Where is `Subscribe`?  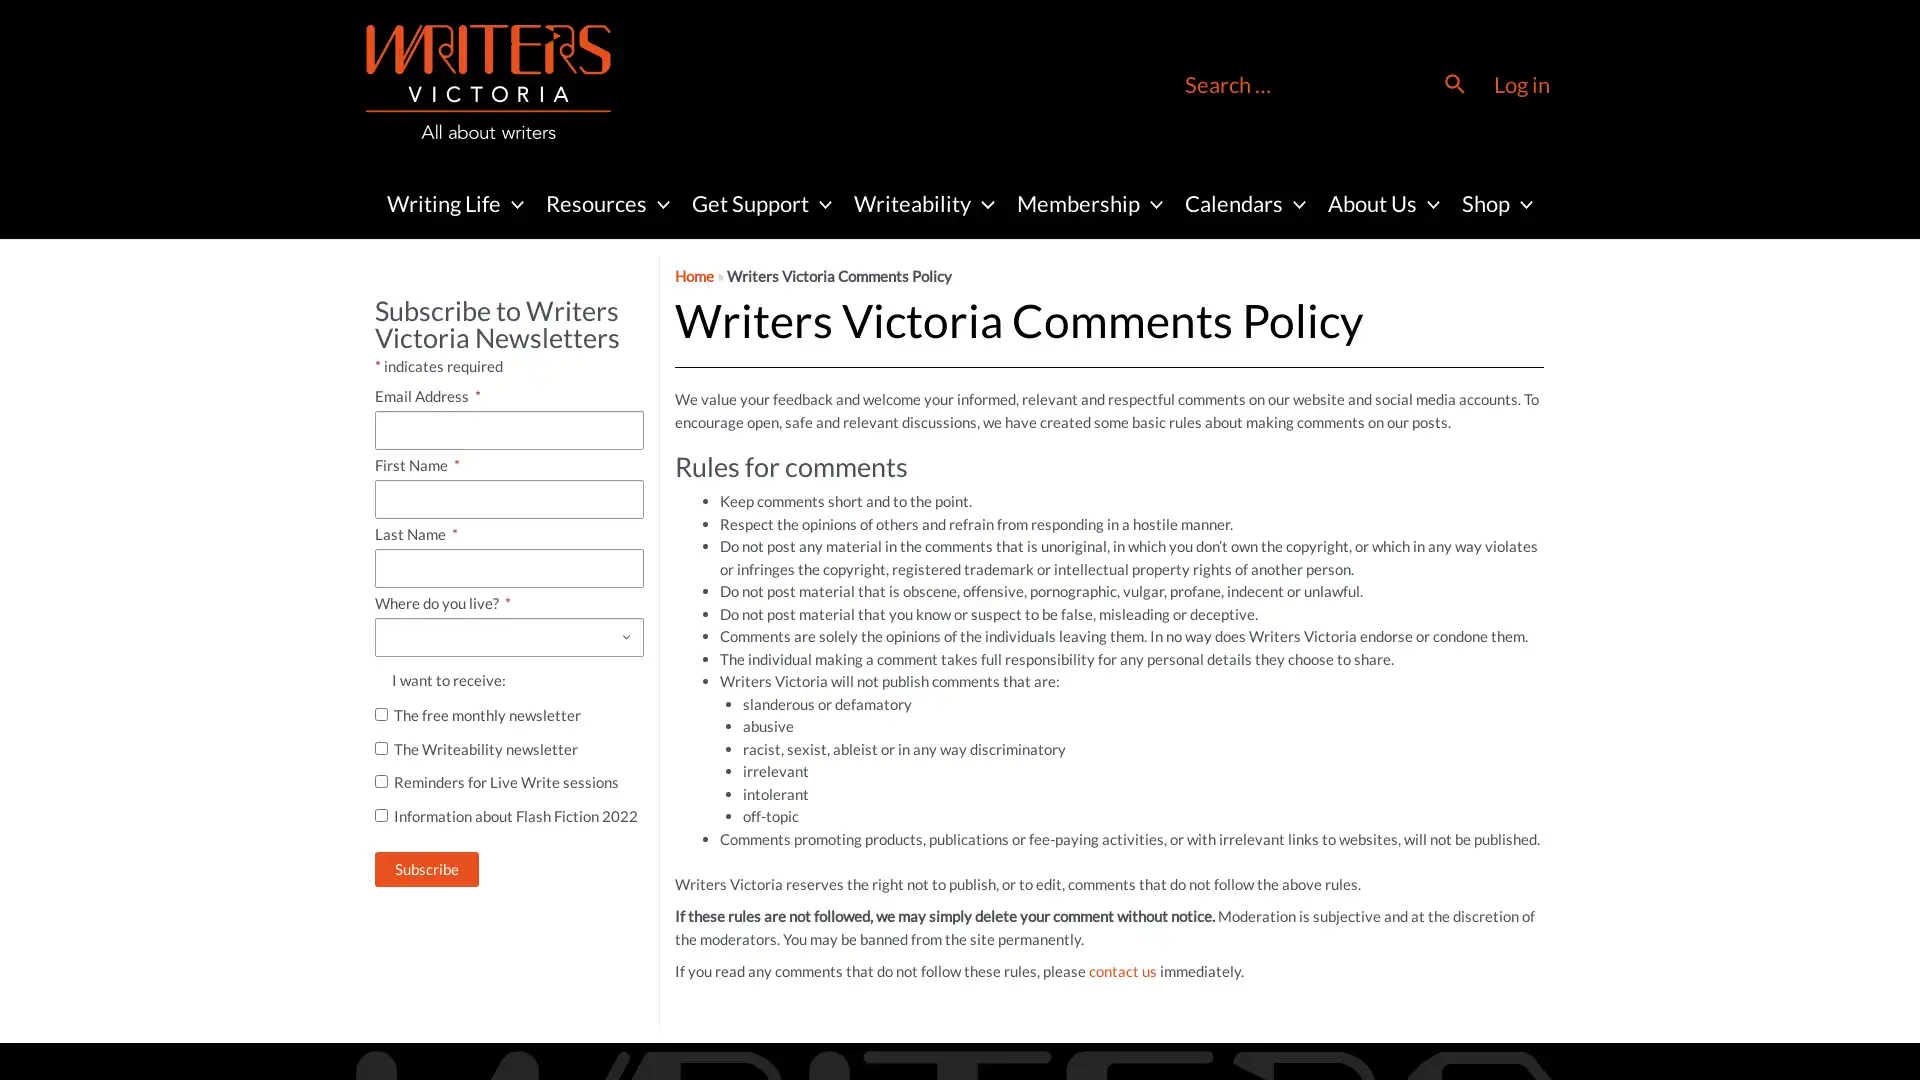 Subscribe is located at coordinates (426, 868).